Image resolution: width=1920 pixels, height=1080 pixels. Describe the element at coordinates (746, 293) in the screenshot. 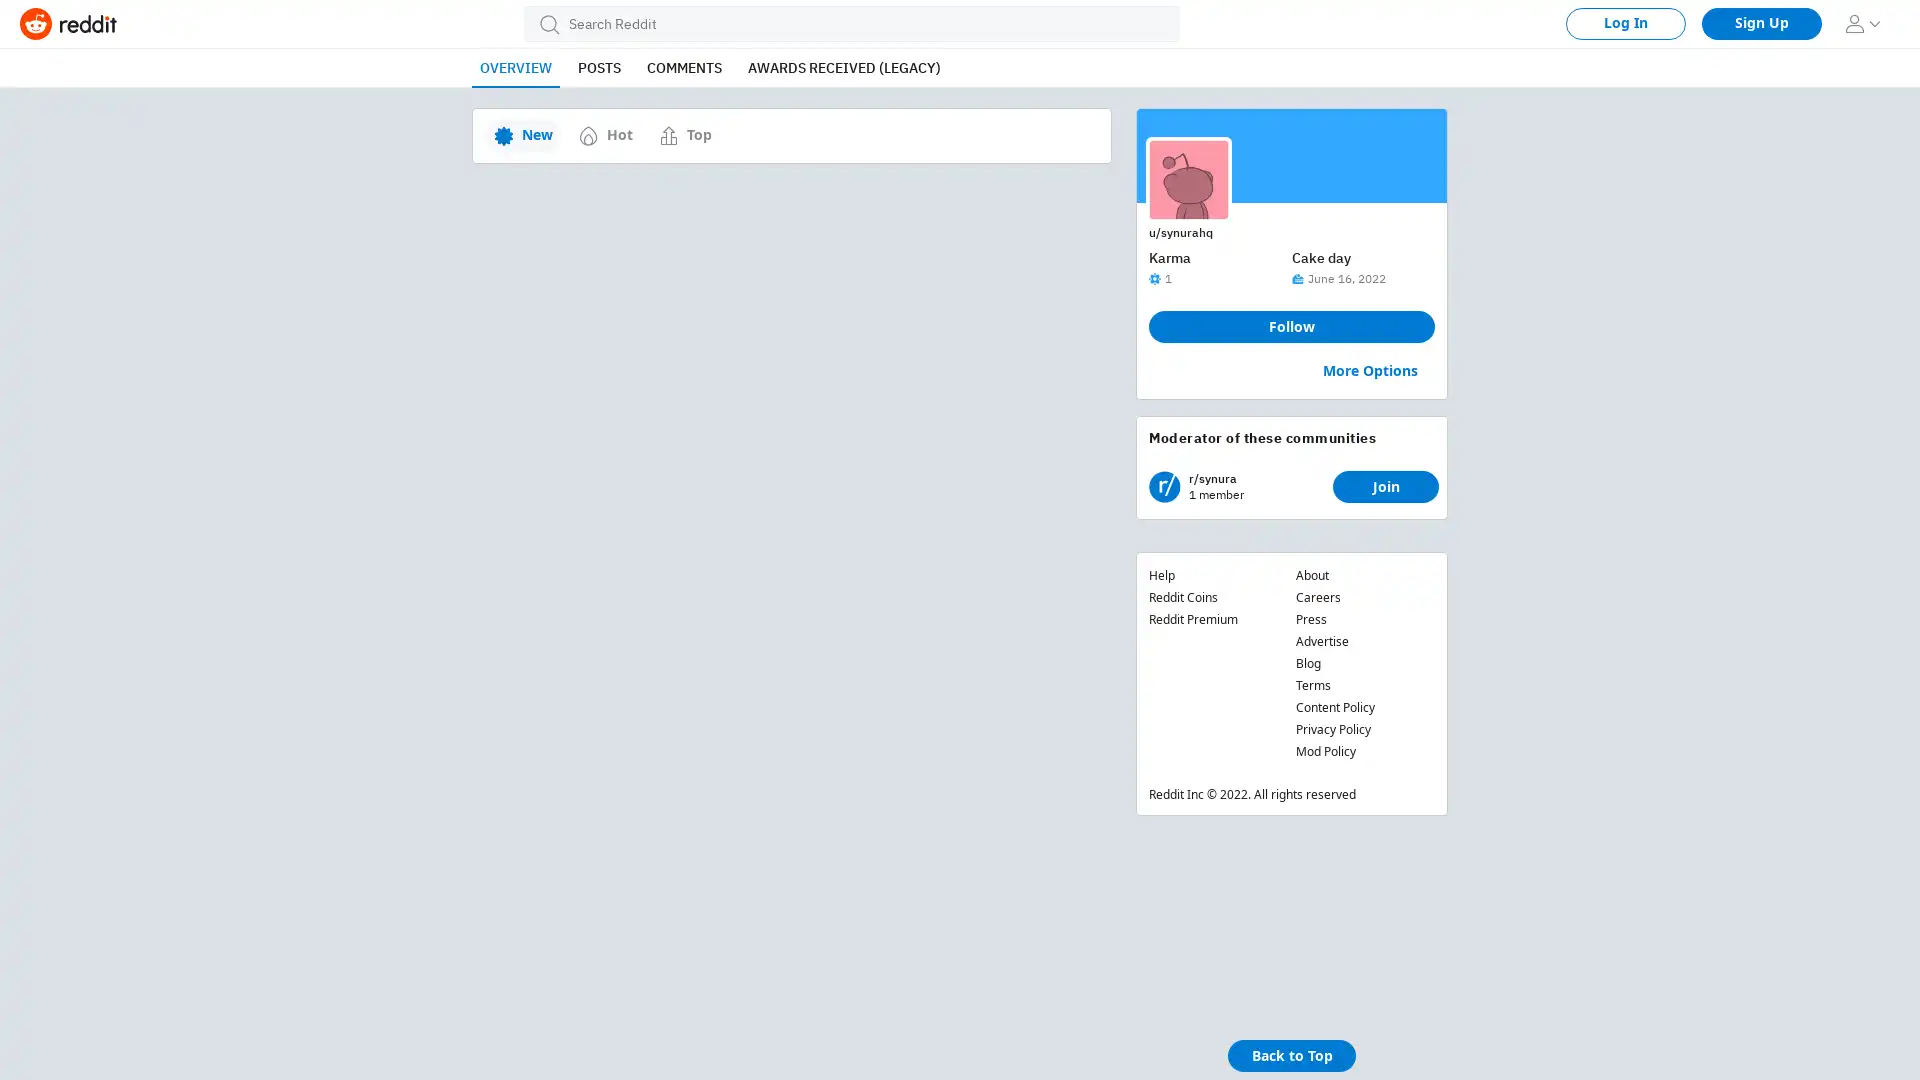

I see `Save` at that location.